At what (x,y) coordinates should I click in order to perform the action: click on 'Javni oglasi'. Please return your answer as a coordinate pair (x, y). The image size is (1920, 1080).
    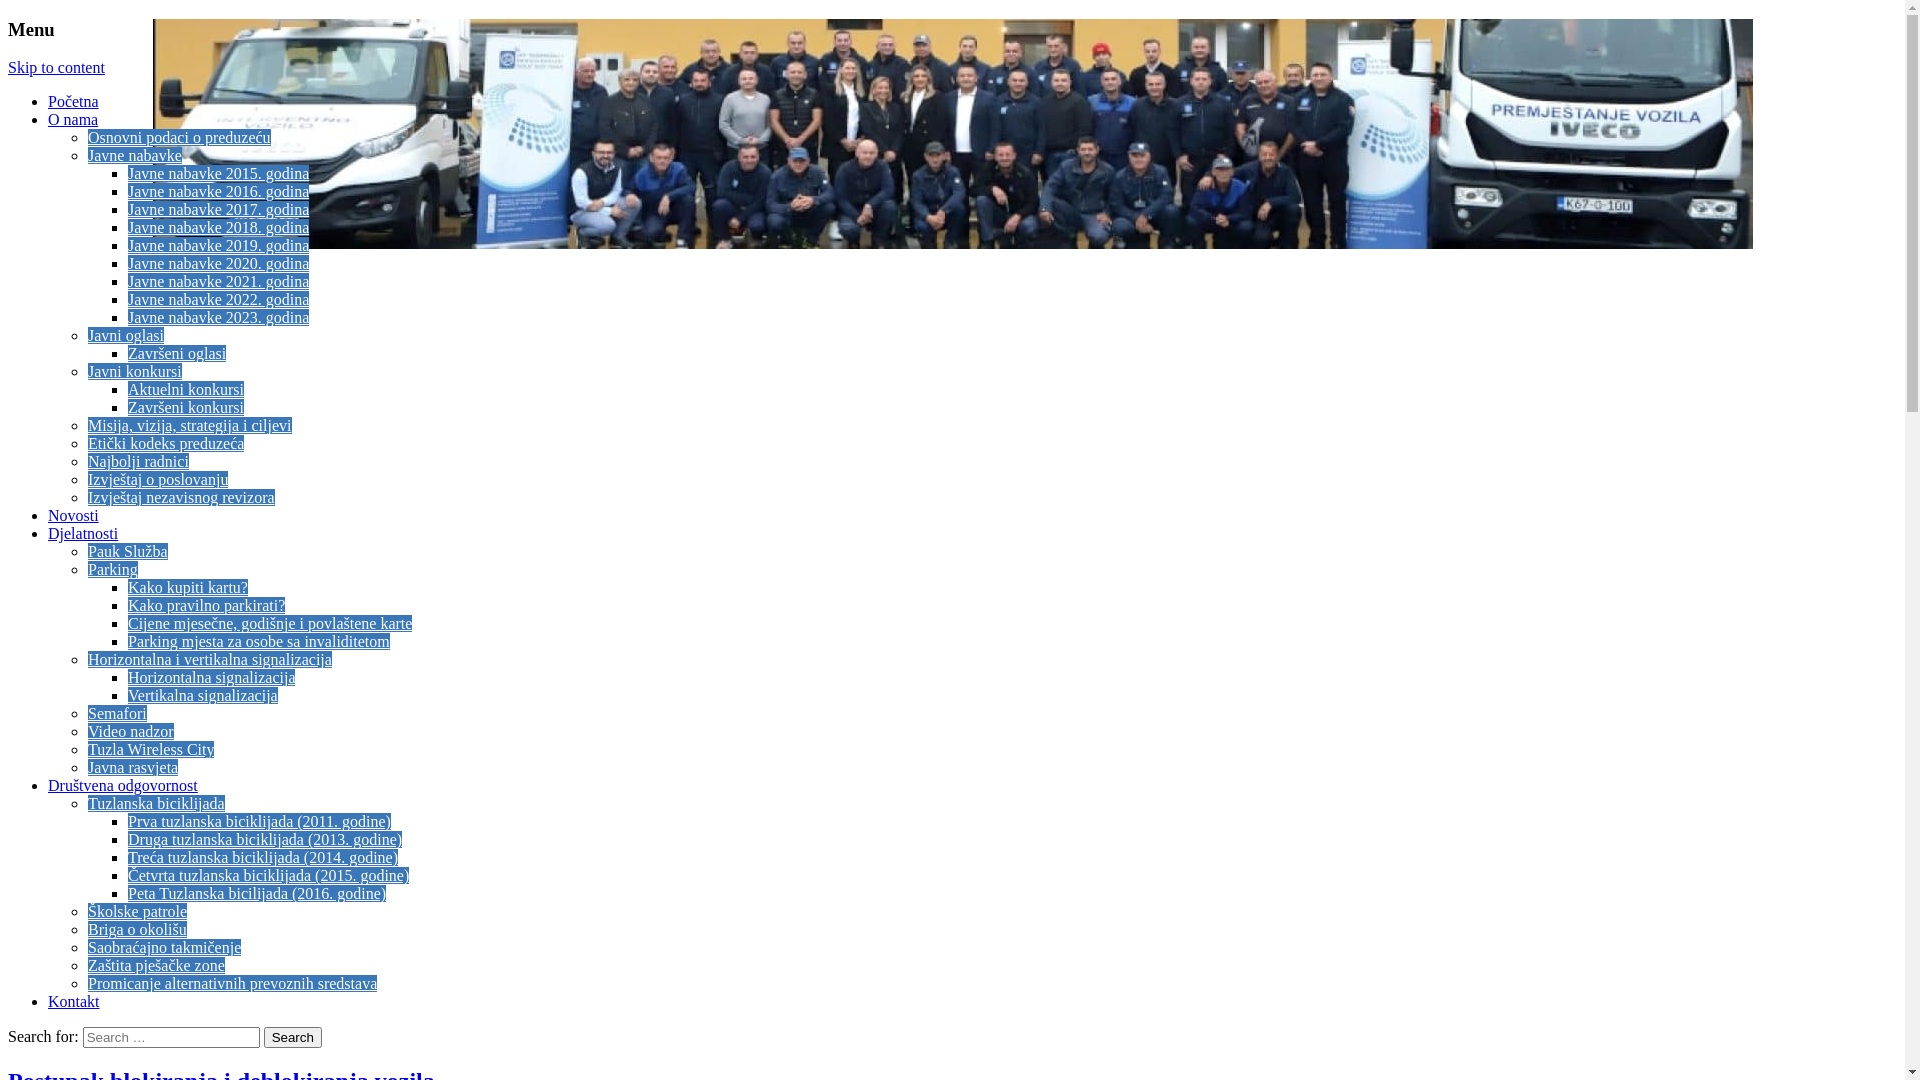
    Looking at the image, I should click on (124, 334).